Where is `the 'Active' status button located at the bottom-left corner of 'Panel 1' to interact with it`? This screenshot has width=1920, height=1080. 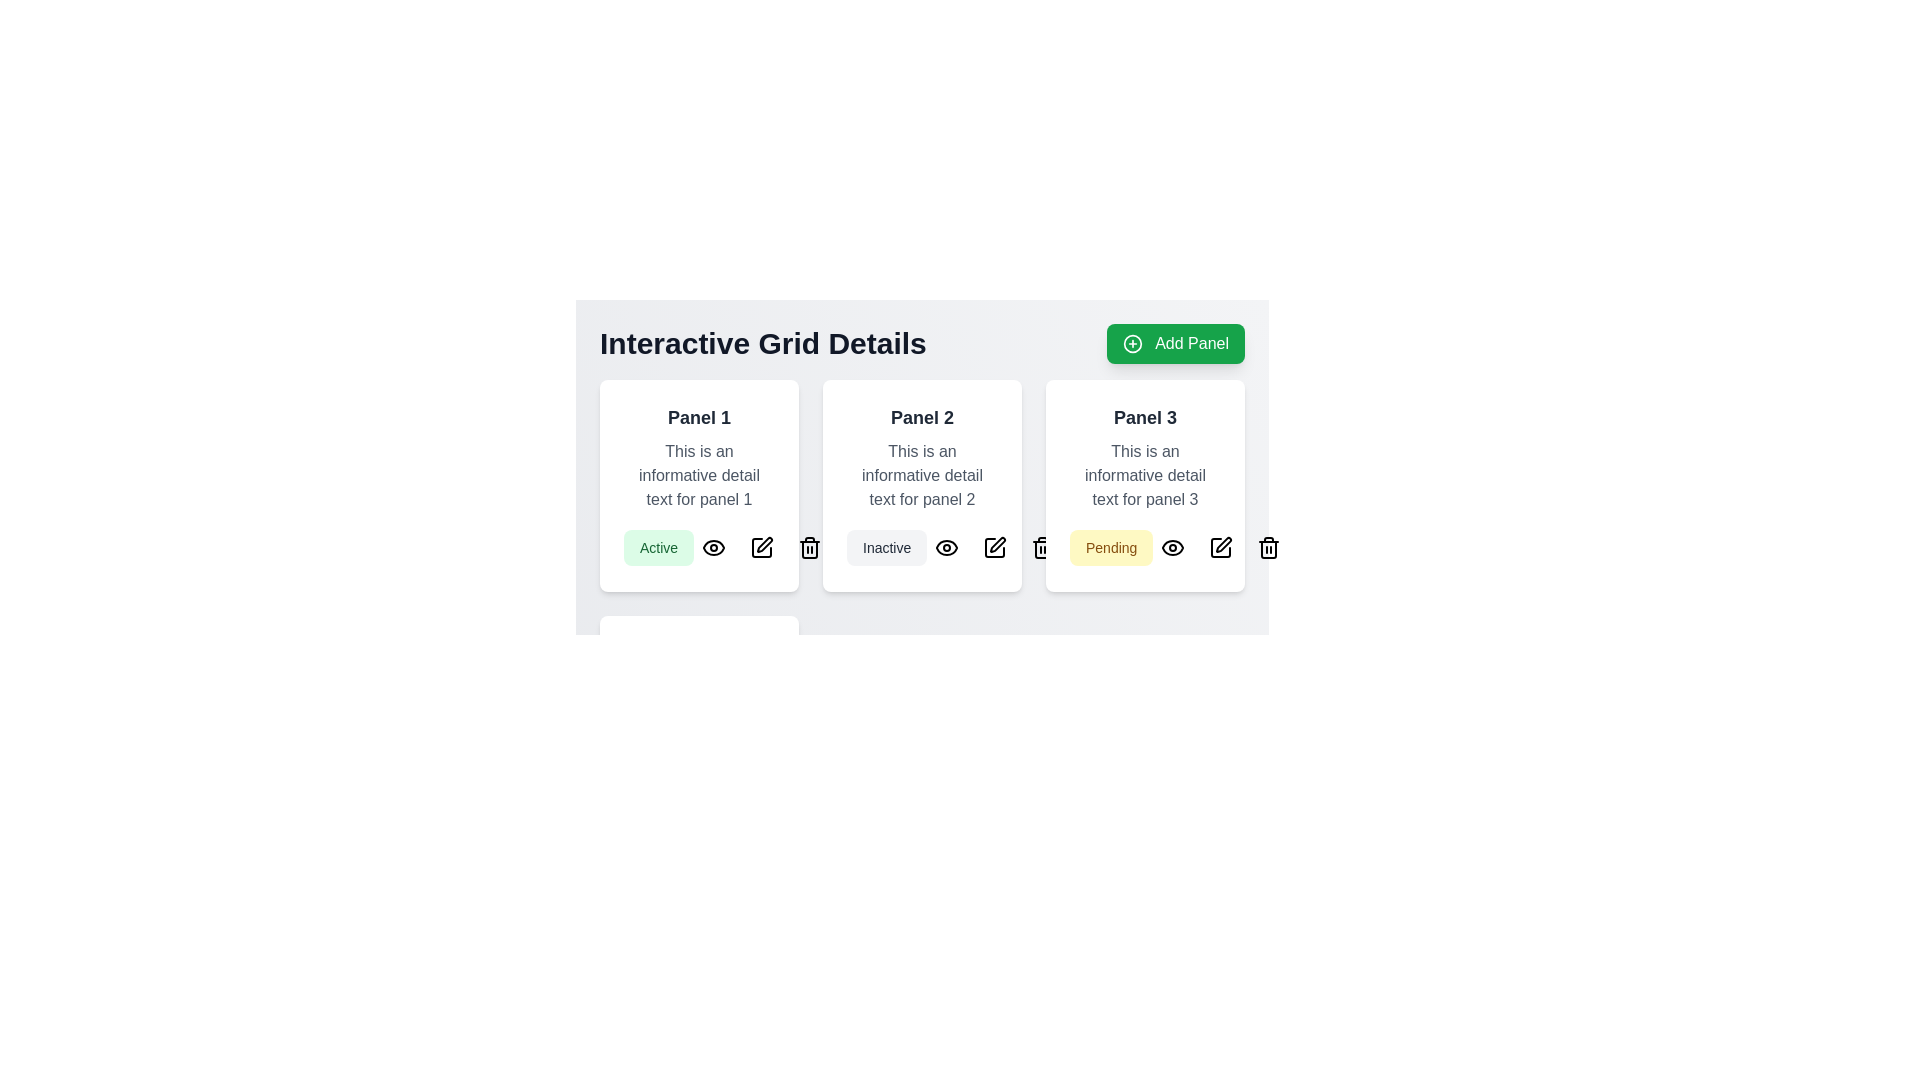
the 'Active' status button located at the bottom-left corner of 'Panel 1' to interact with it is located at coordinates (699, 547).